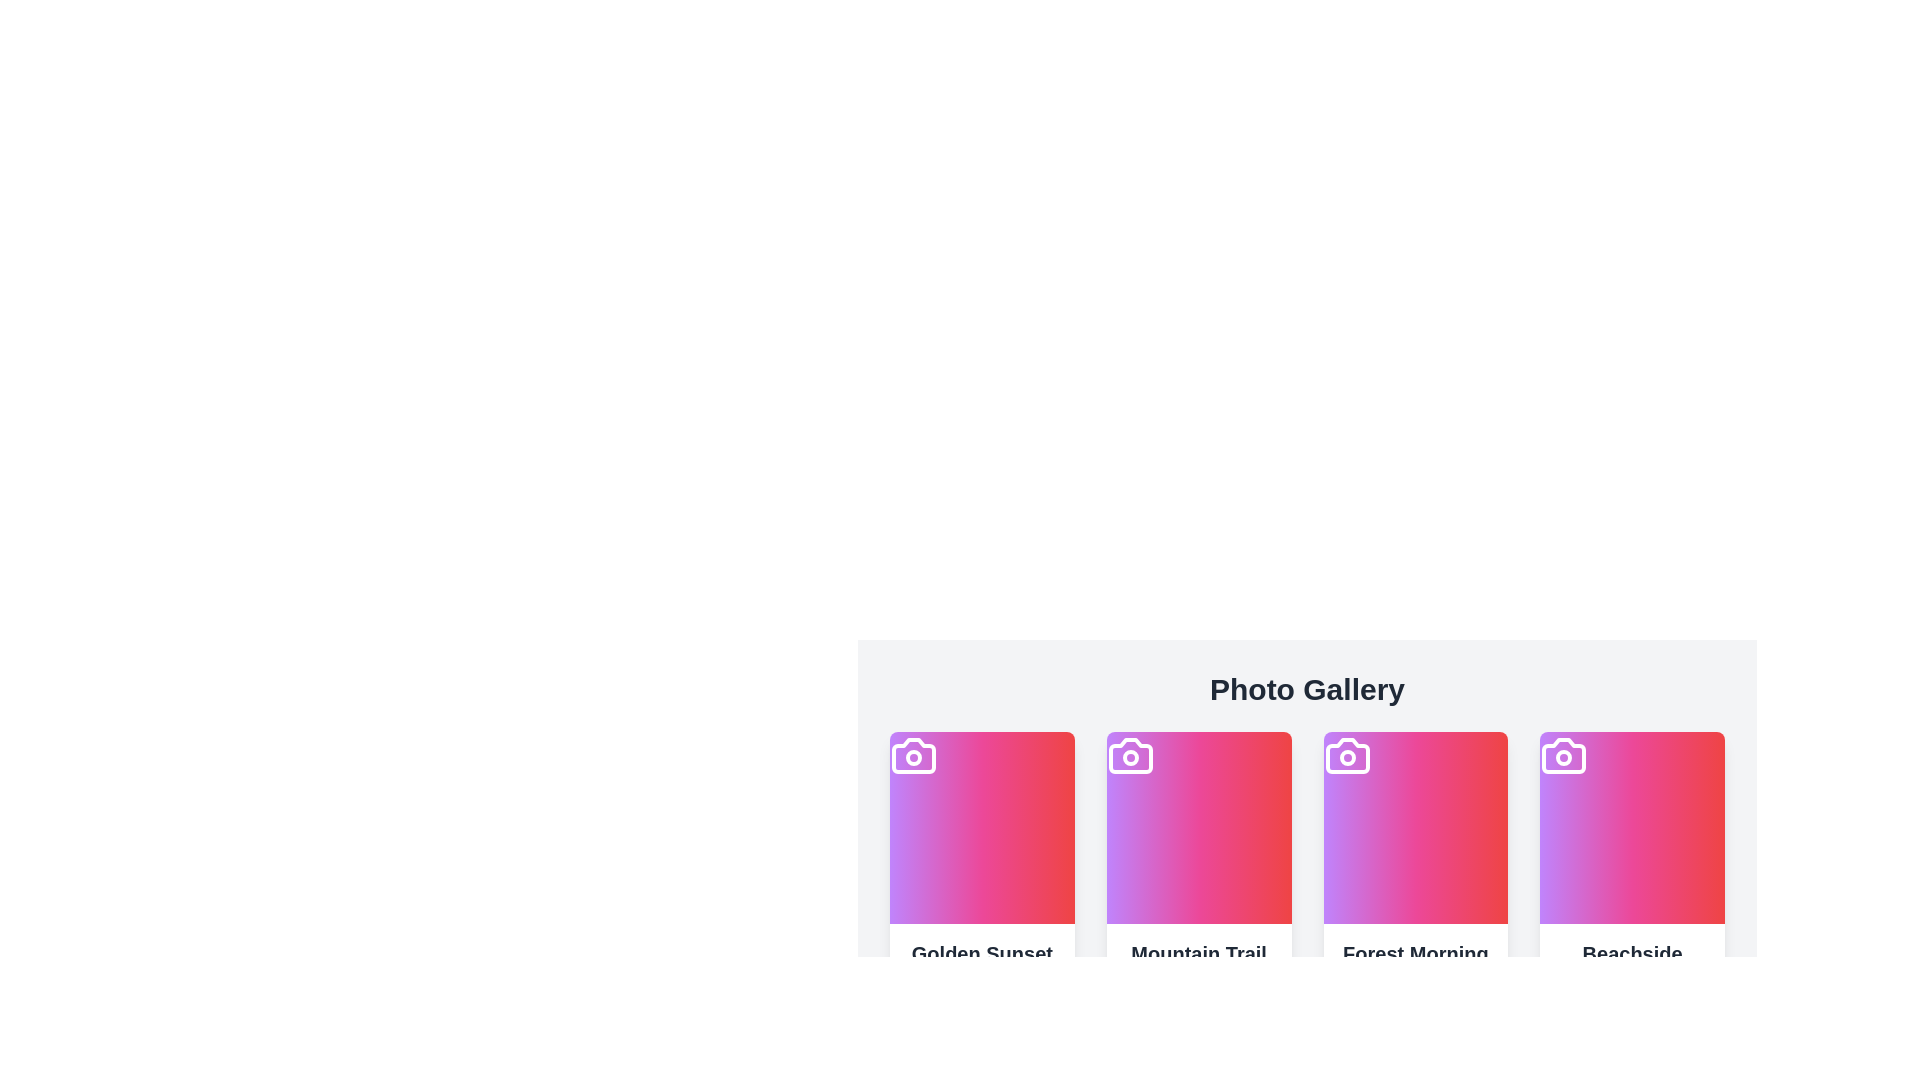  I want to click on the text label displaying the title of the second card, so click(1199, 952).